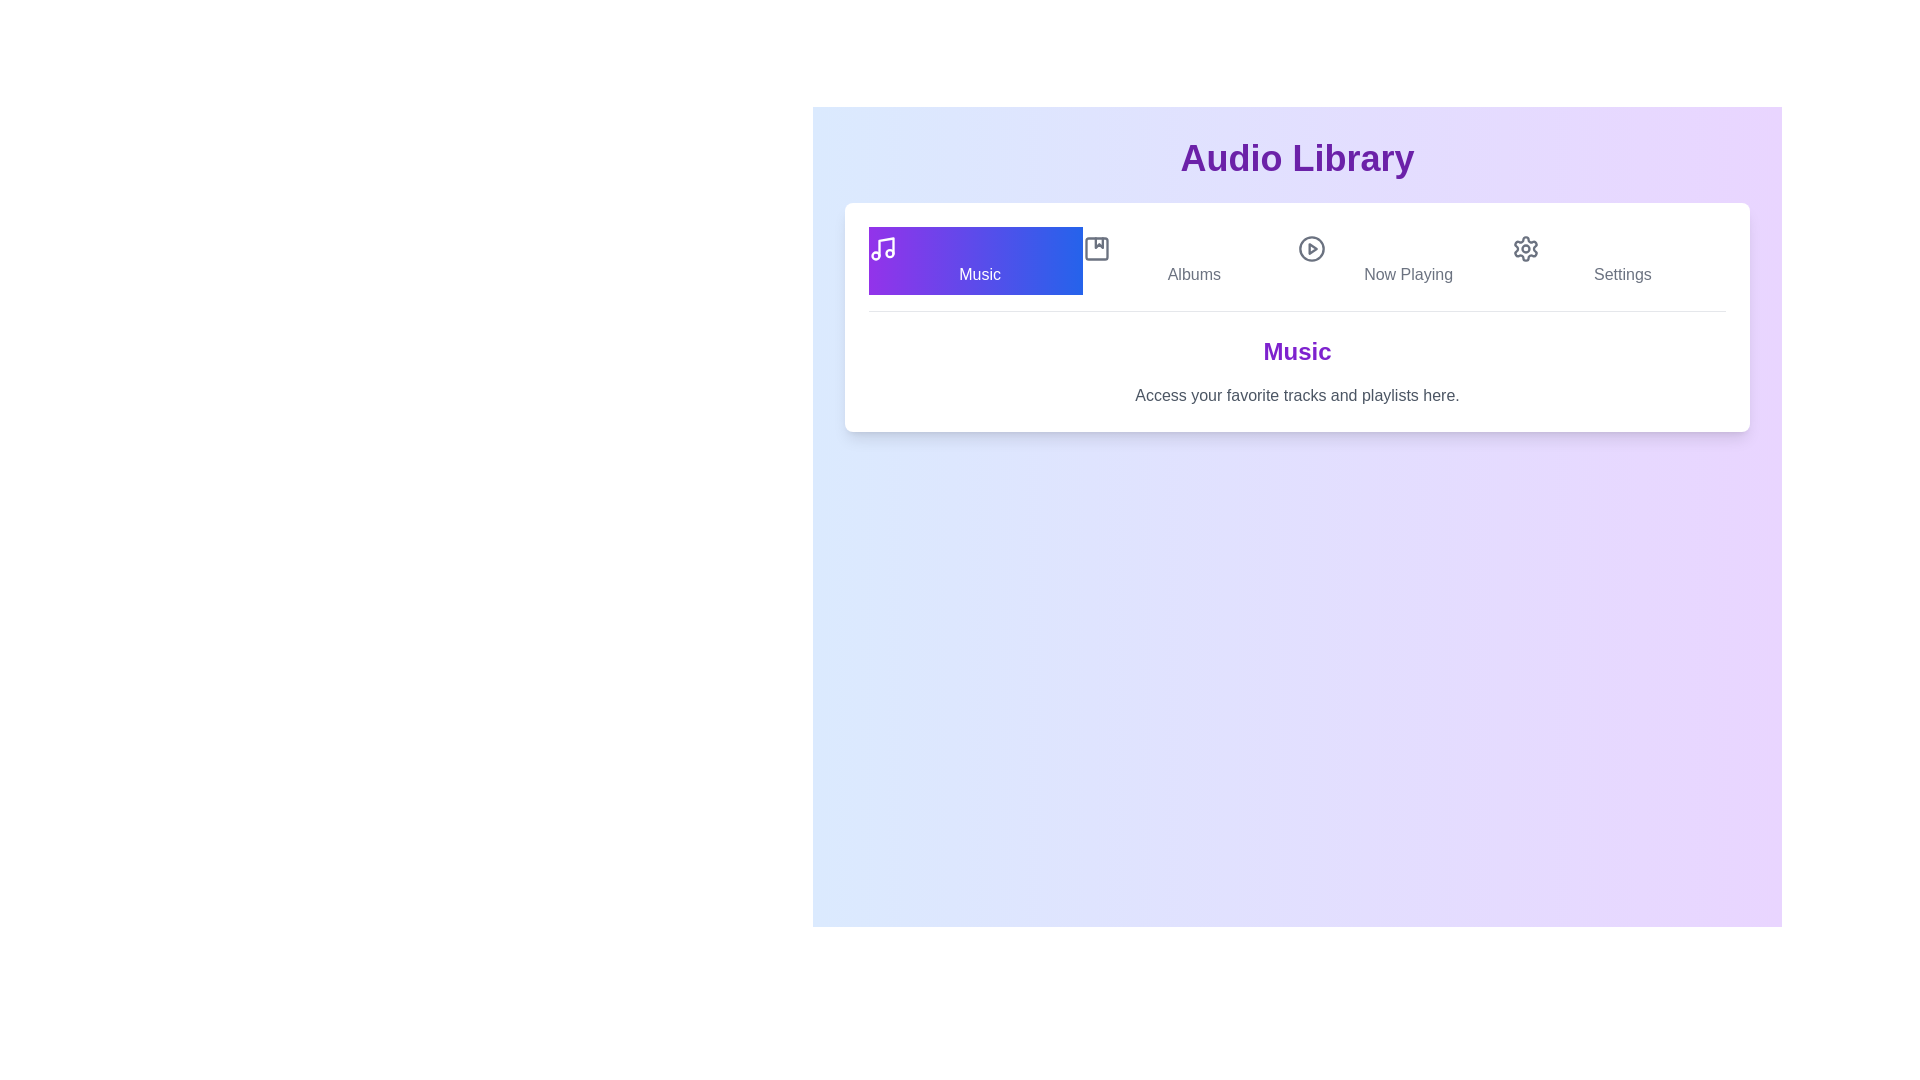  I want to click on the 'Settings' text label located at the top right of the navigation bar in the 'Audio Library' interface, so click(1622, 274).